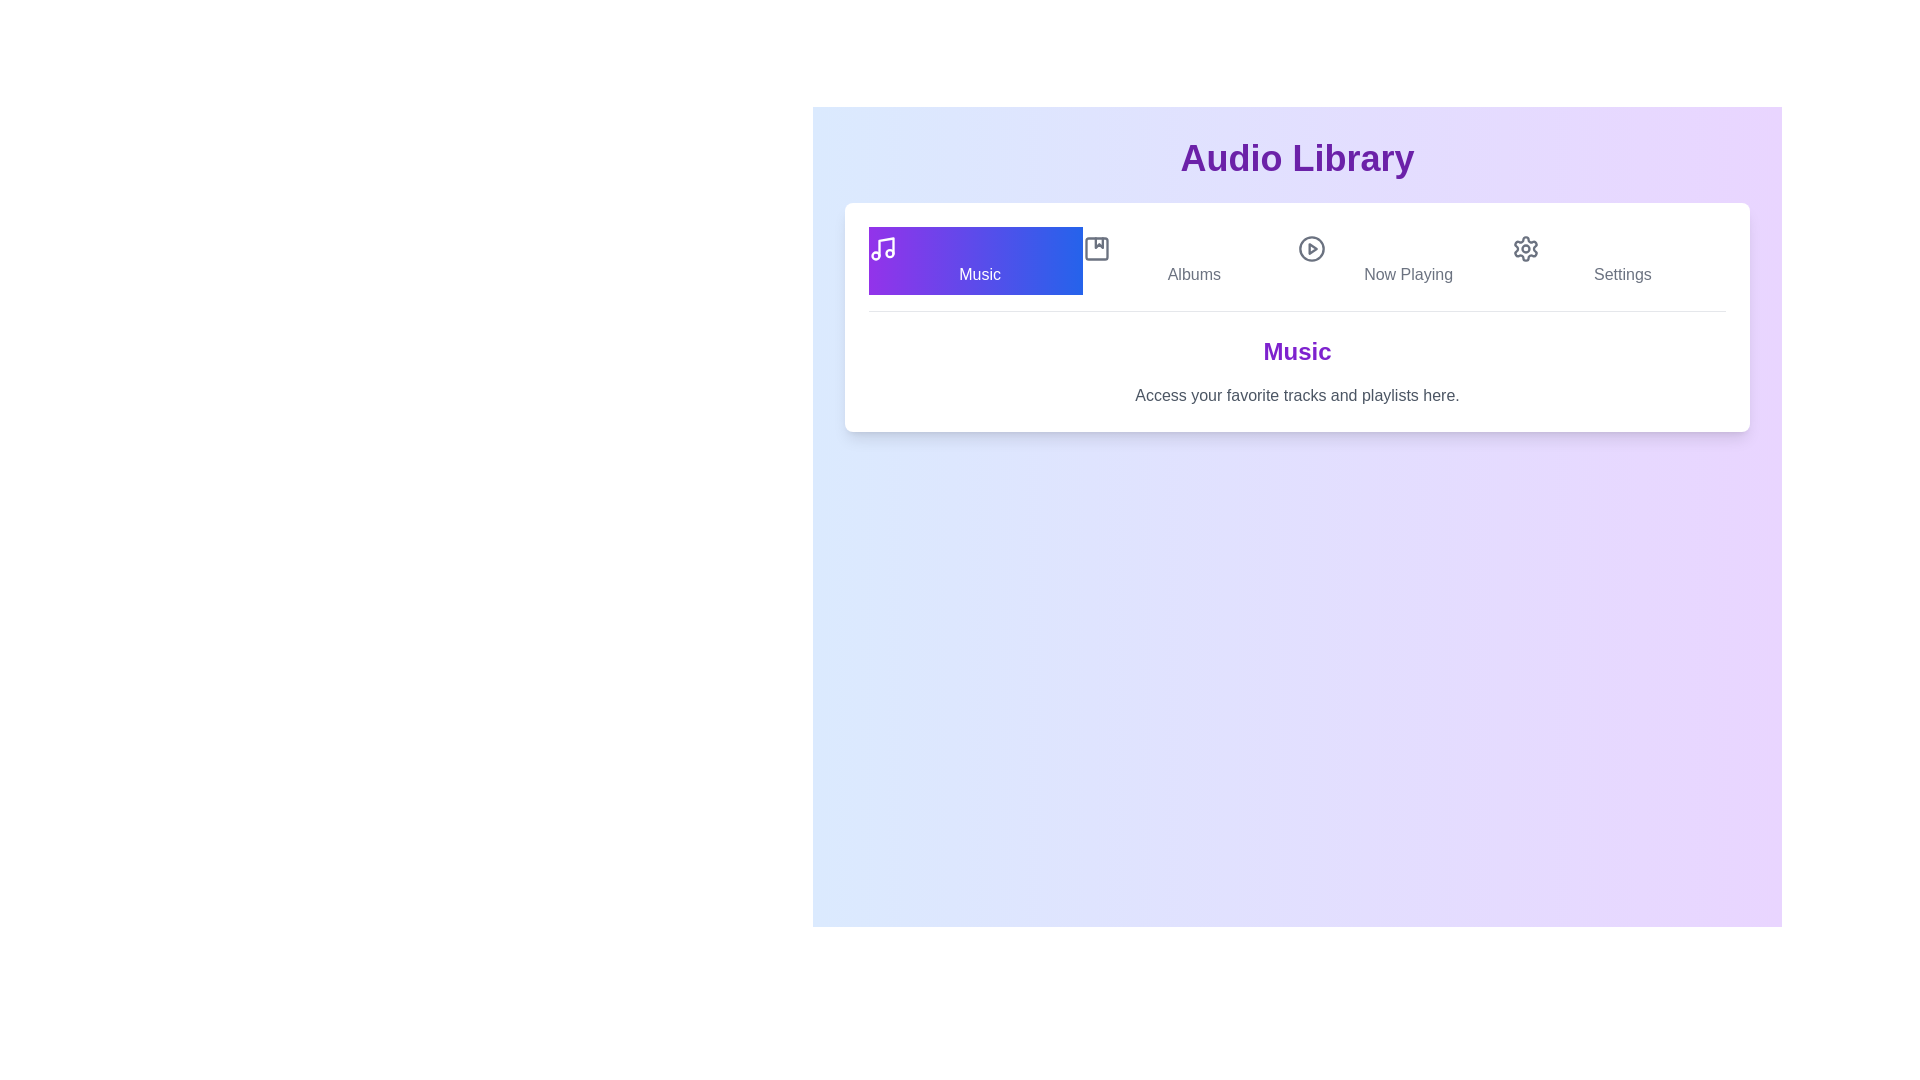  I want to click on the 'Settings' text label located at the top right of the navigation bar in the 'Audio Library' interface, so click(1622, 274).